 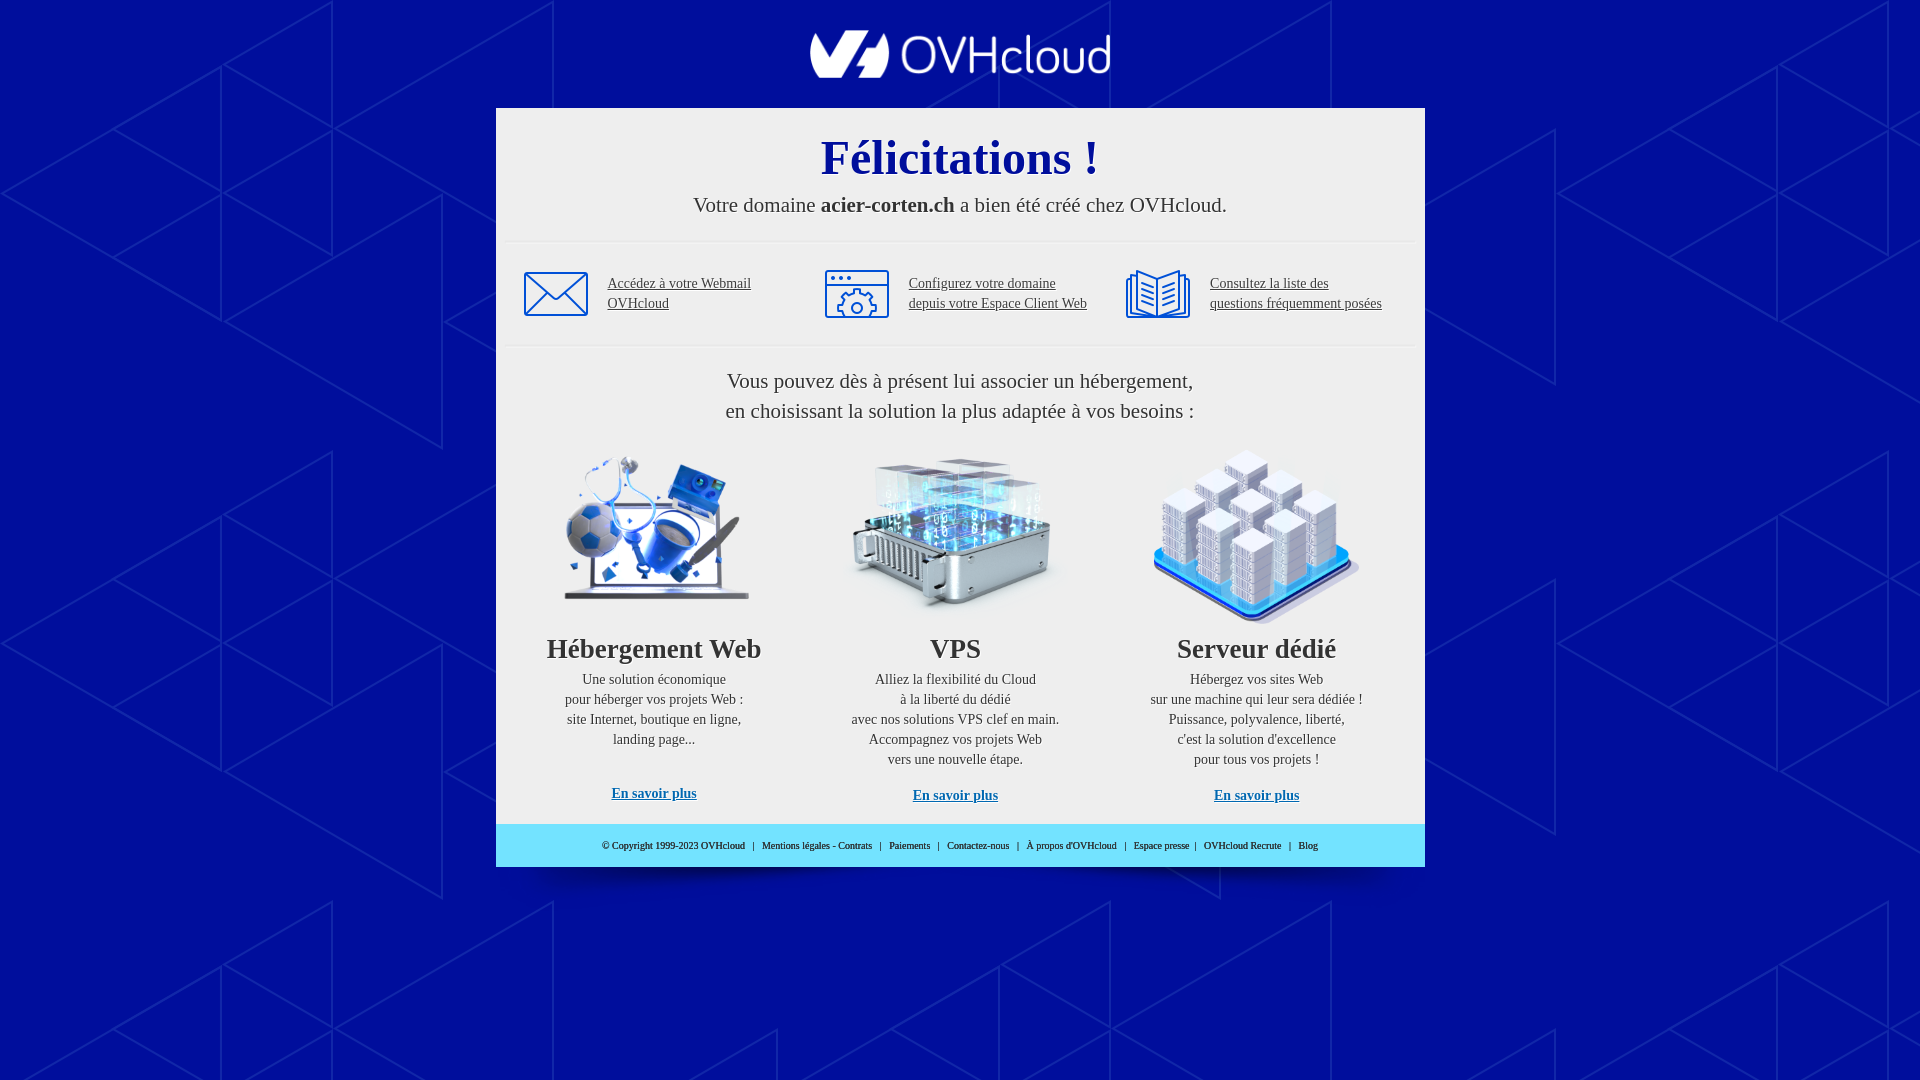 I want to click on 'OVHcloud Recrute', so click(x=1241, y=845).